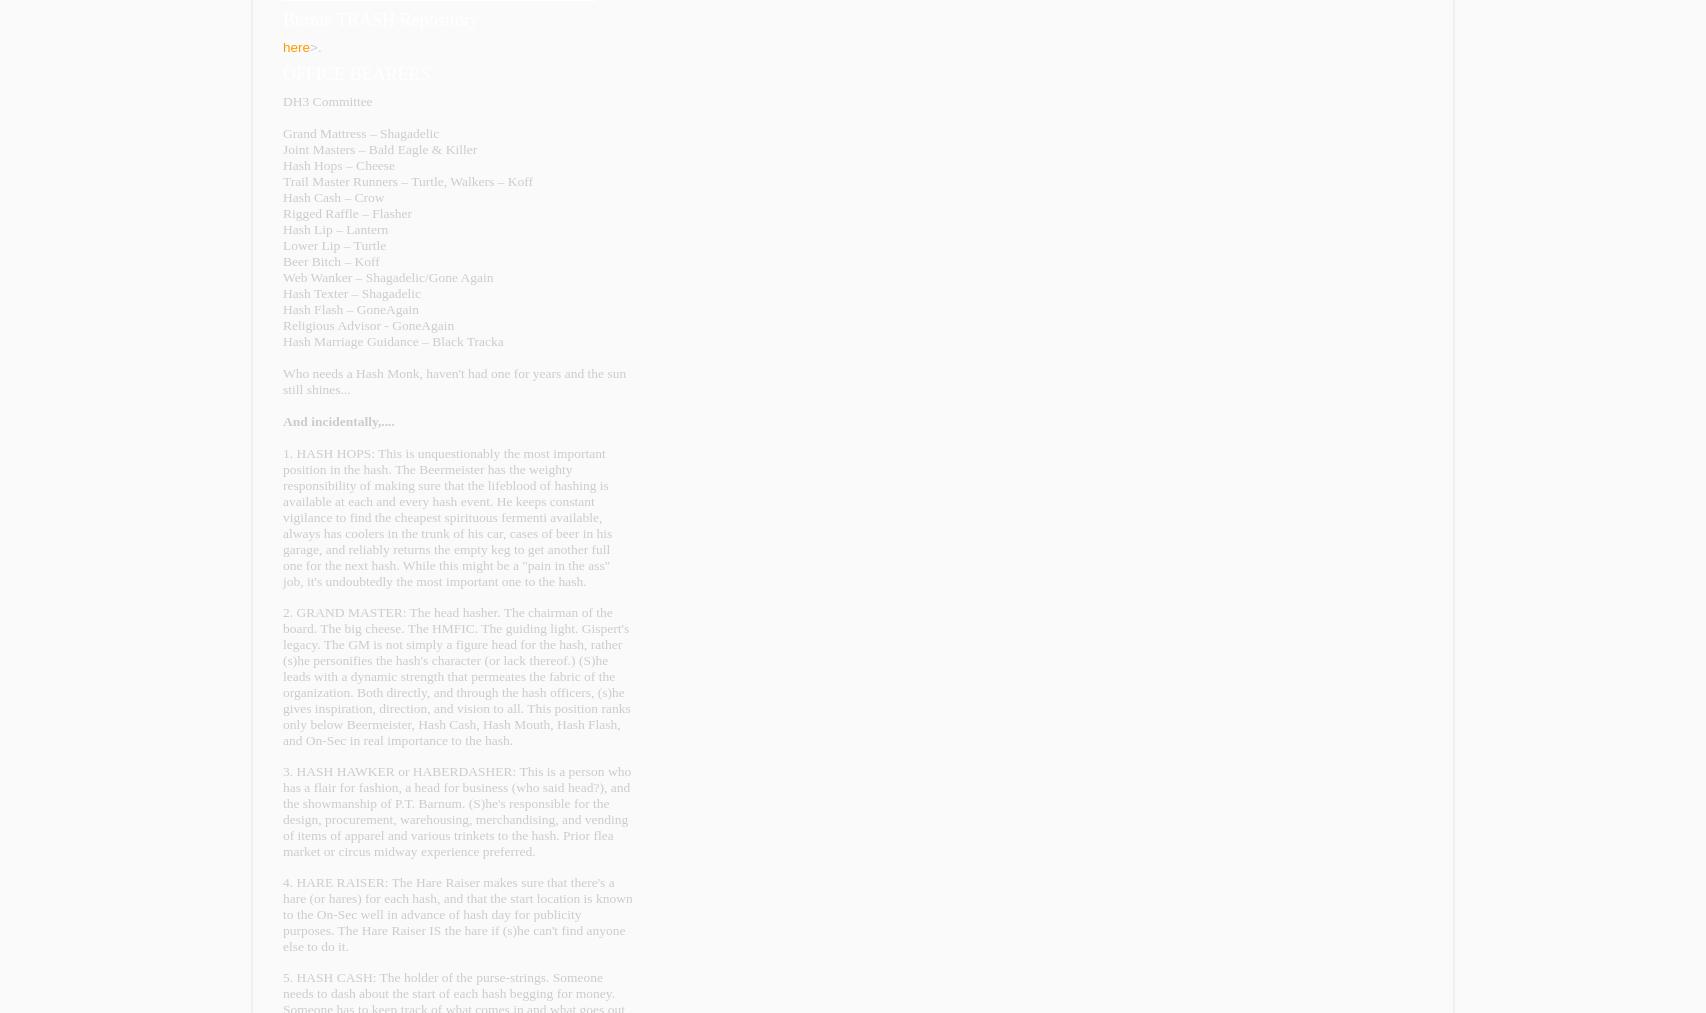  I want to click on 'Hash Lip – Lantern', so click(335, 228).